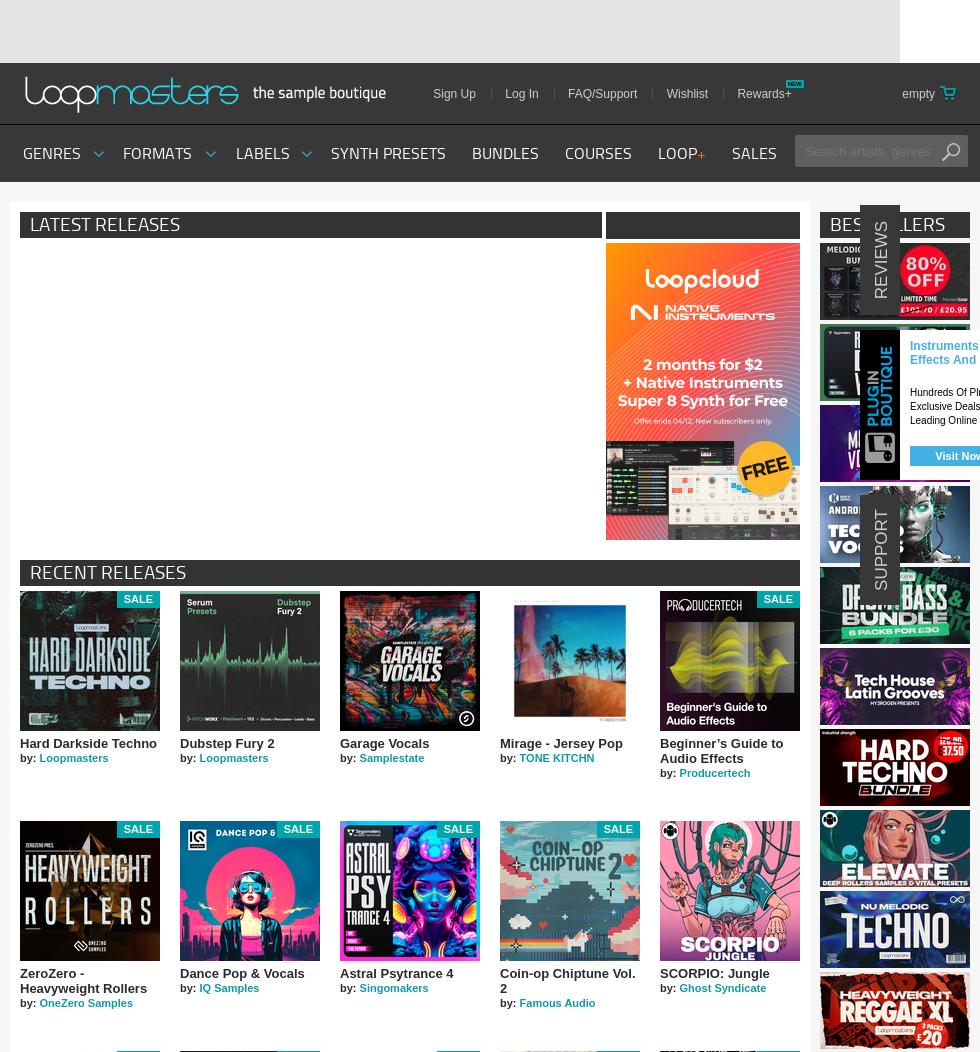  What do you see at coordinates (454, 94) in the screenshot?
I see `'Sign Up'` at bounding box center [454, 94].